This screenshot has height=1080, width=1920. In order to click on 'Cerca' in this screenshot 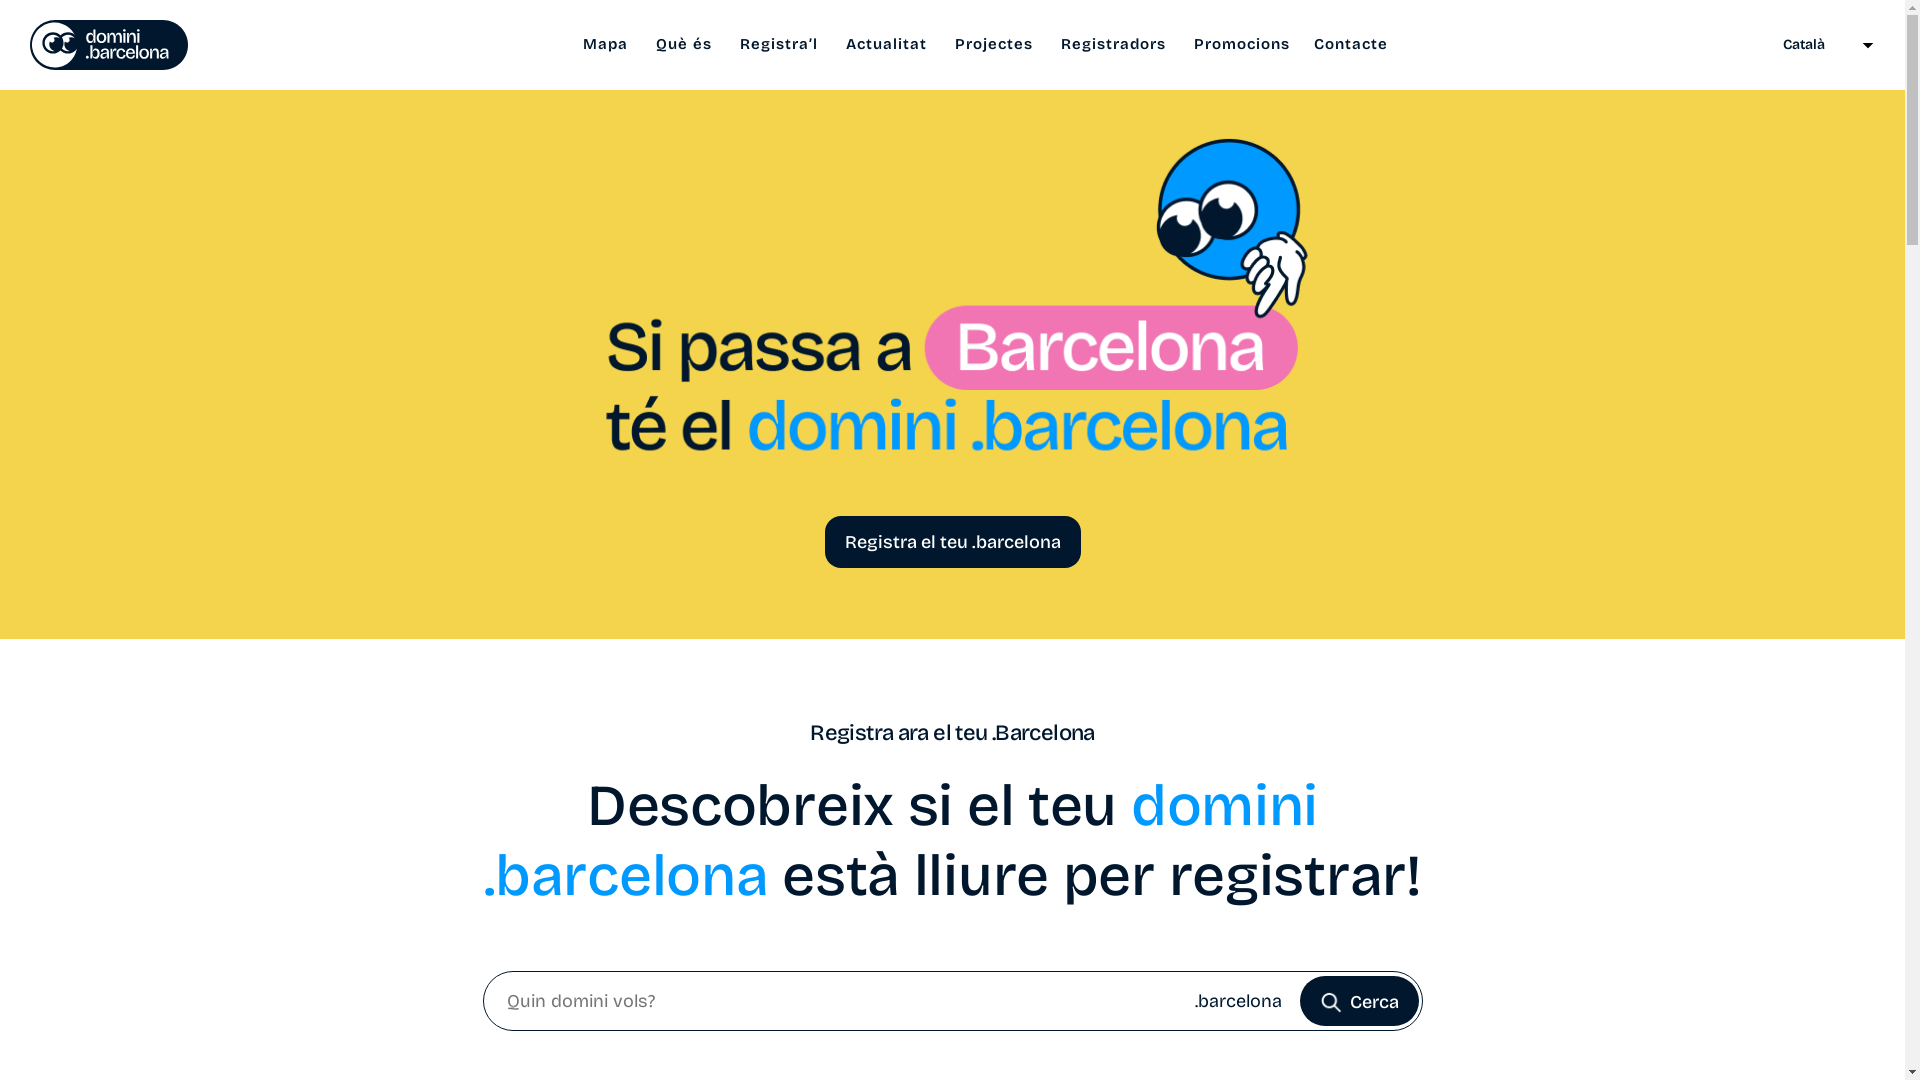, I will do `click(1359, 1001)`.